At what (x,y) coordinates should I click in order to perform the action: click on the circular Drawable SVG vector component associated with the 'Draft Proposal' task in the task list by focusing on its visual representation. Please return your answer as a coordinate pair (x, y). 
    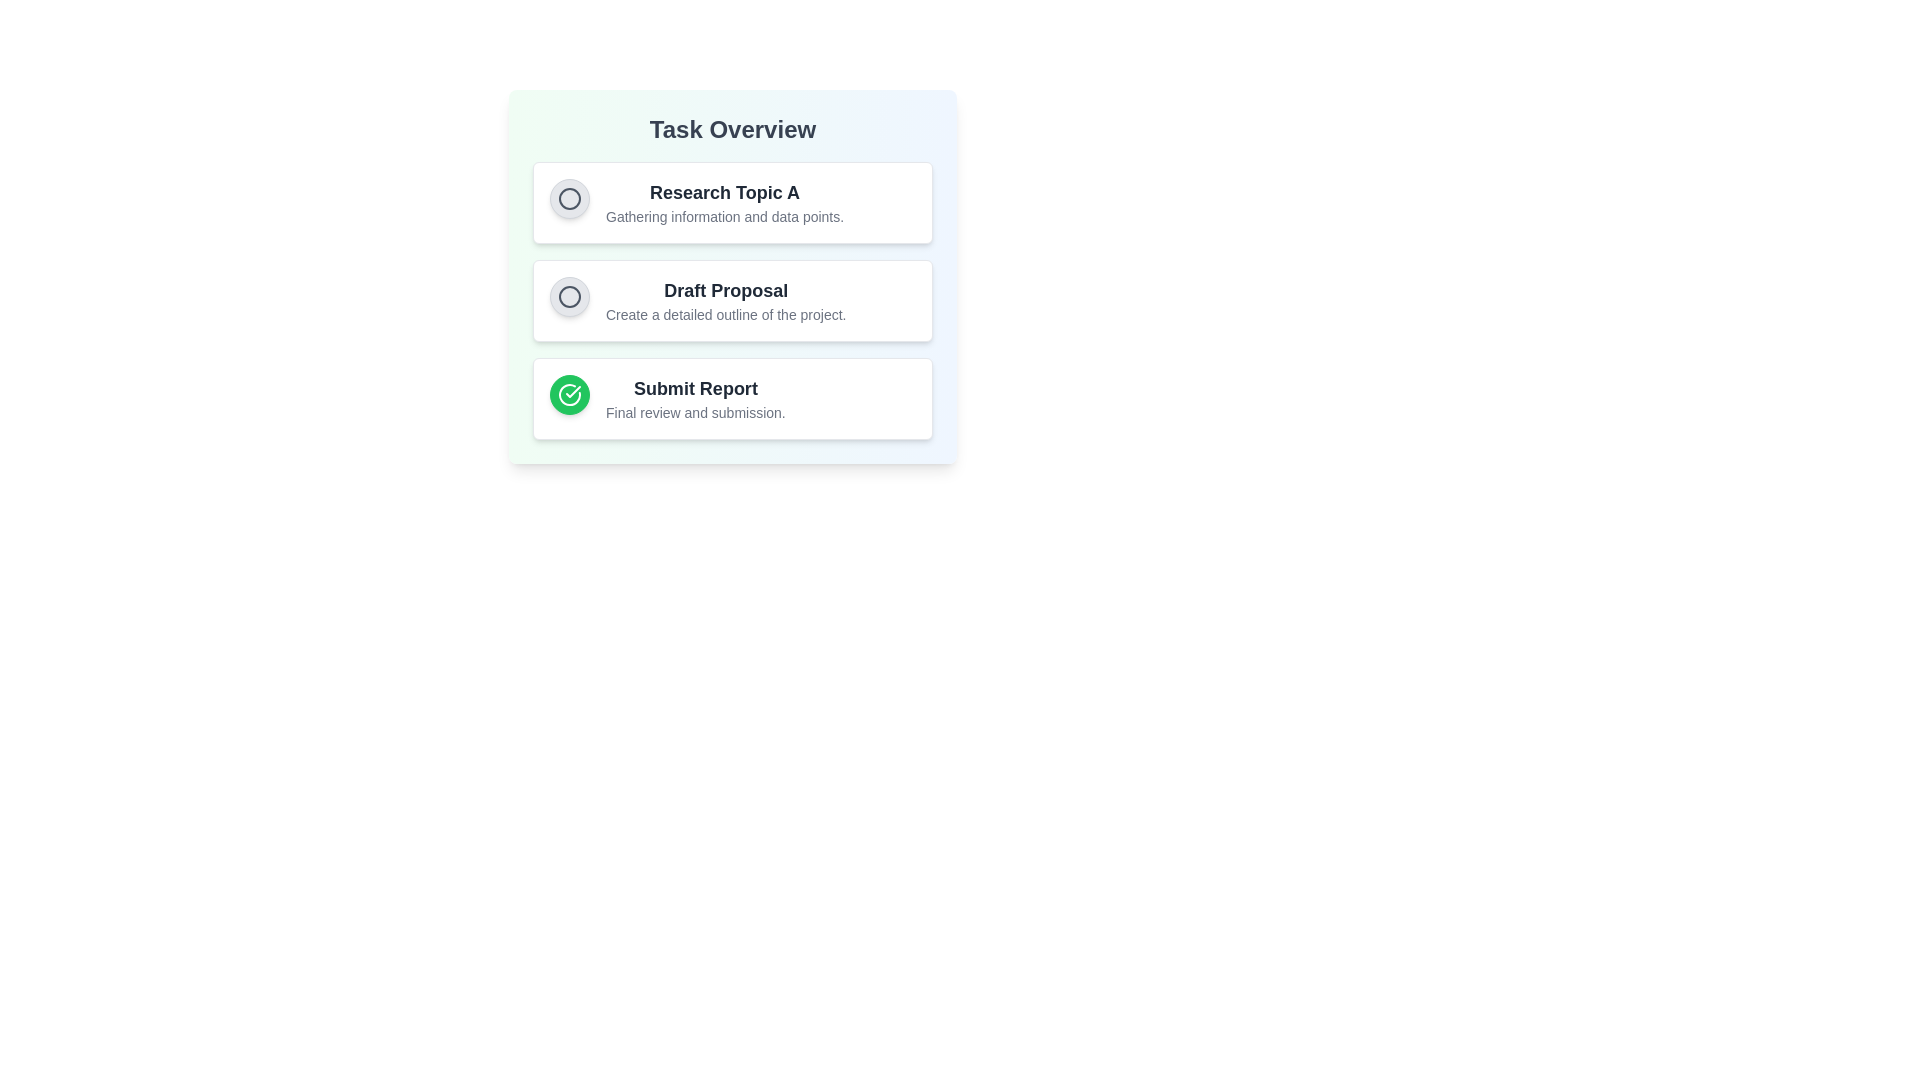
    Looking at the image, I should click on (569, 297).